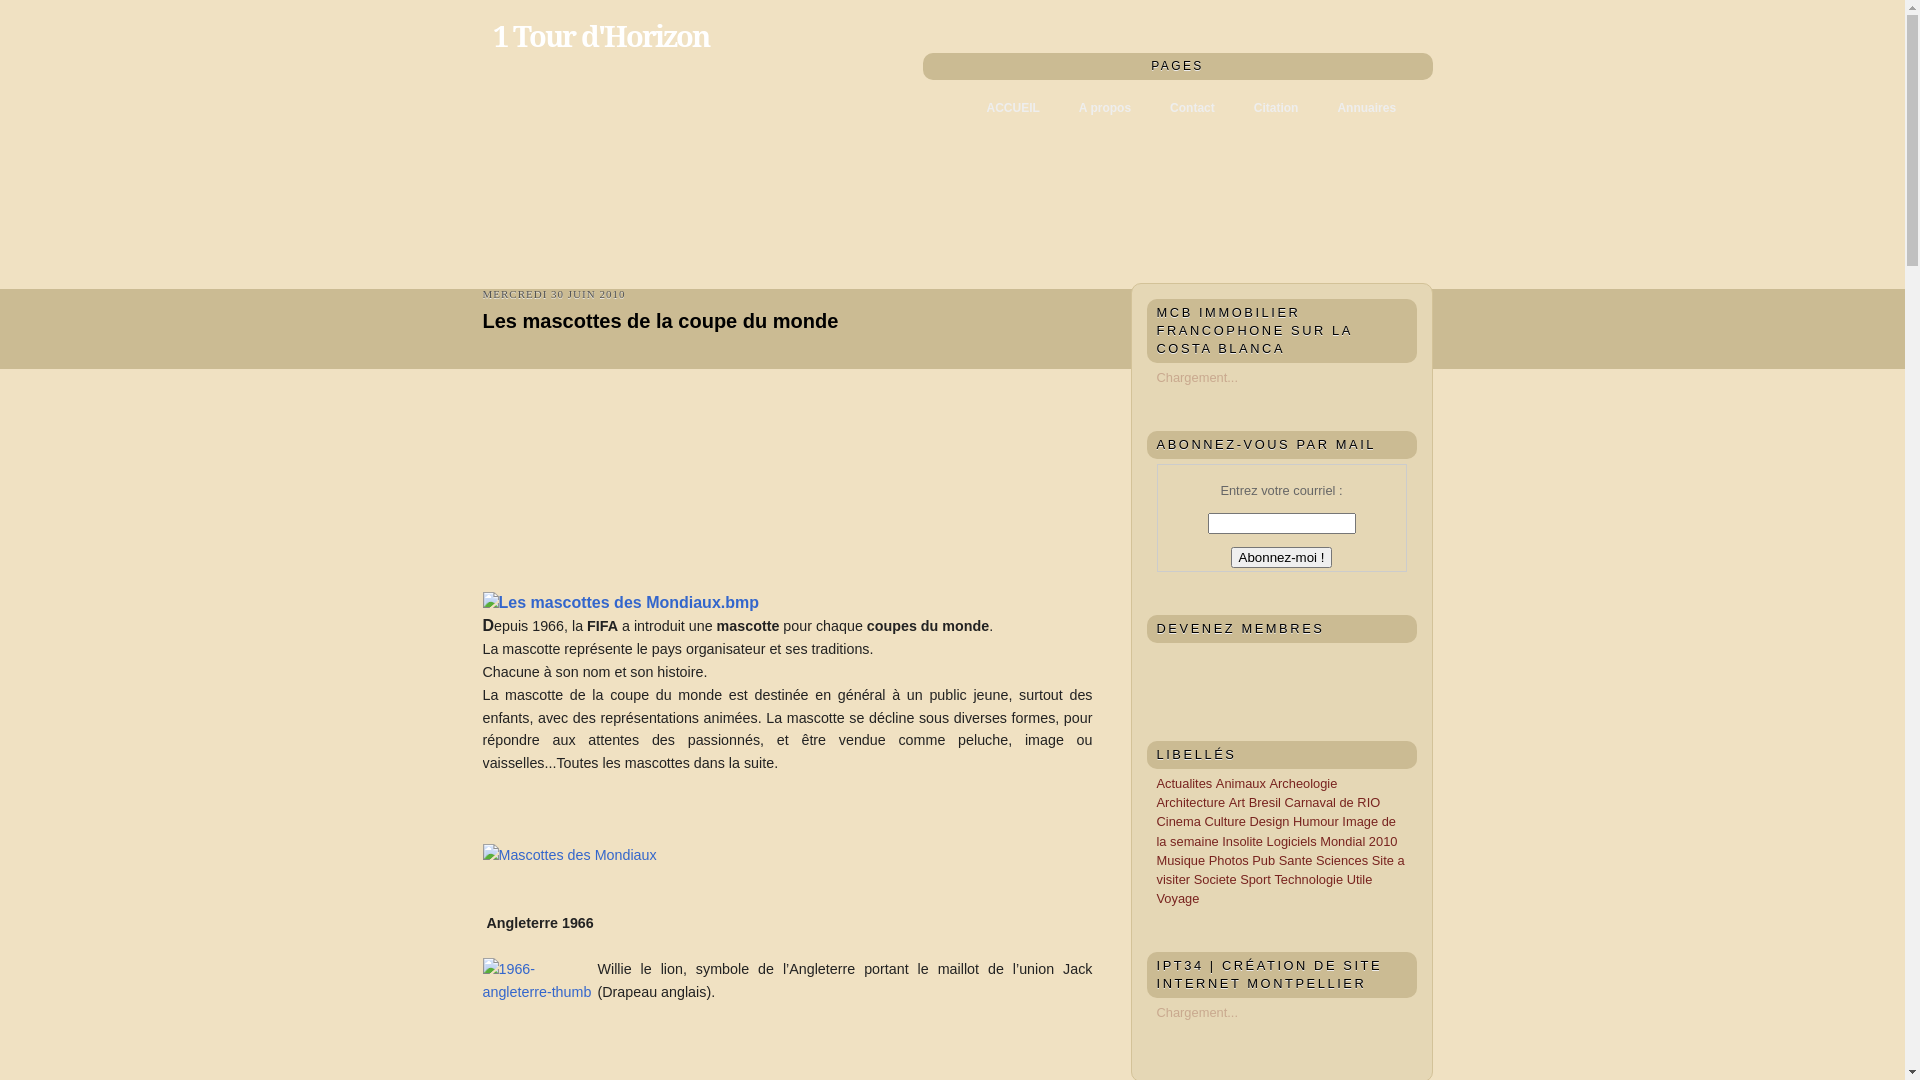 This screenshot has width=1920, height=1080. Describe the element at coordinates (619, 602) in the screenshot. I see `'Les mascottes des Mondiaux.bmp'` at that location.